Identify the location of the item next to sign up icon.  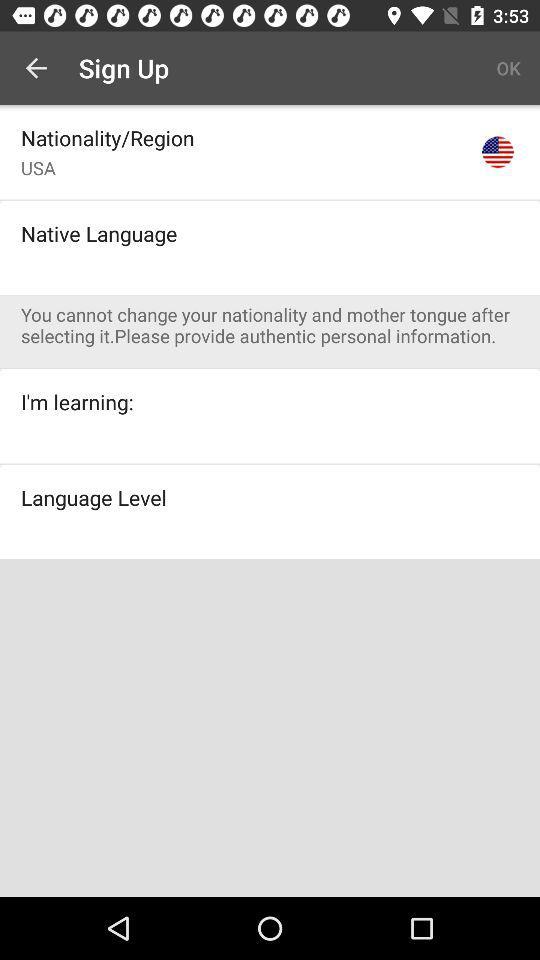
(508, 68).